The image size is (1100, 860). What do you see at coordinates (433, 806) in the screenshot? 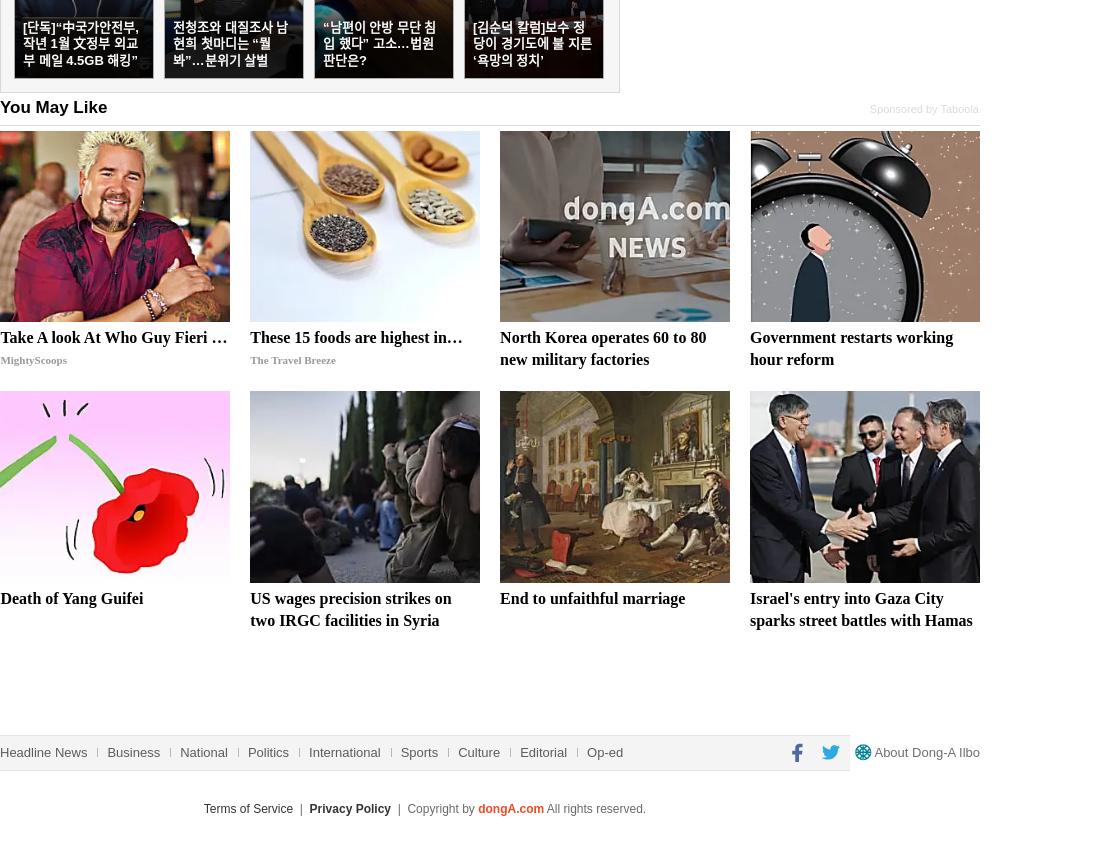
I see `'|  Copyright by'` at bounding box center [433, 806].